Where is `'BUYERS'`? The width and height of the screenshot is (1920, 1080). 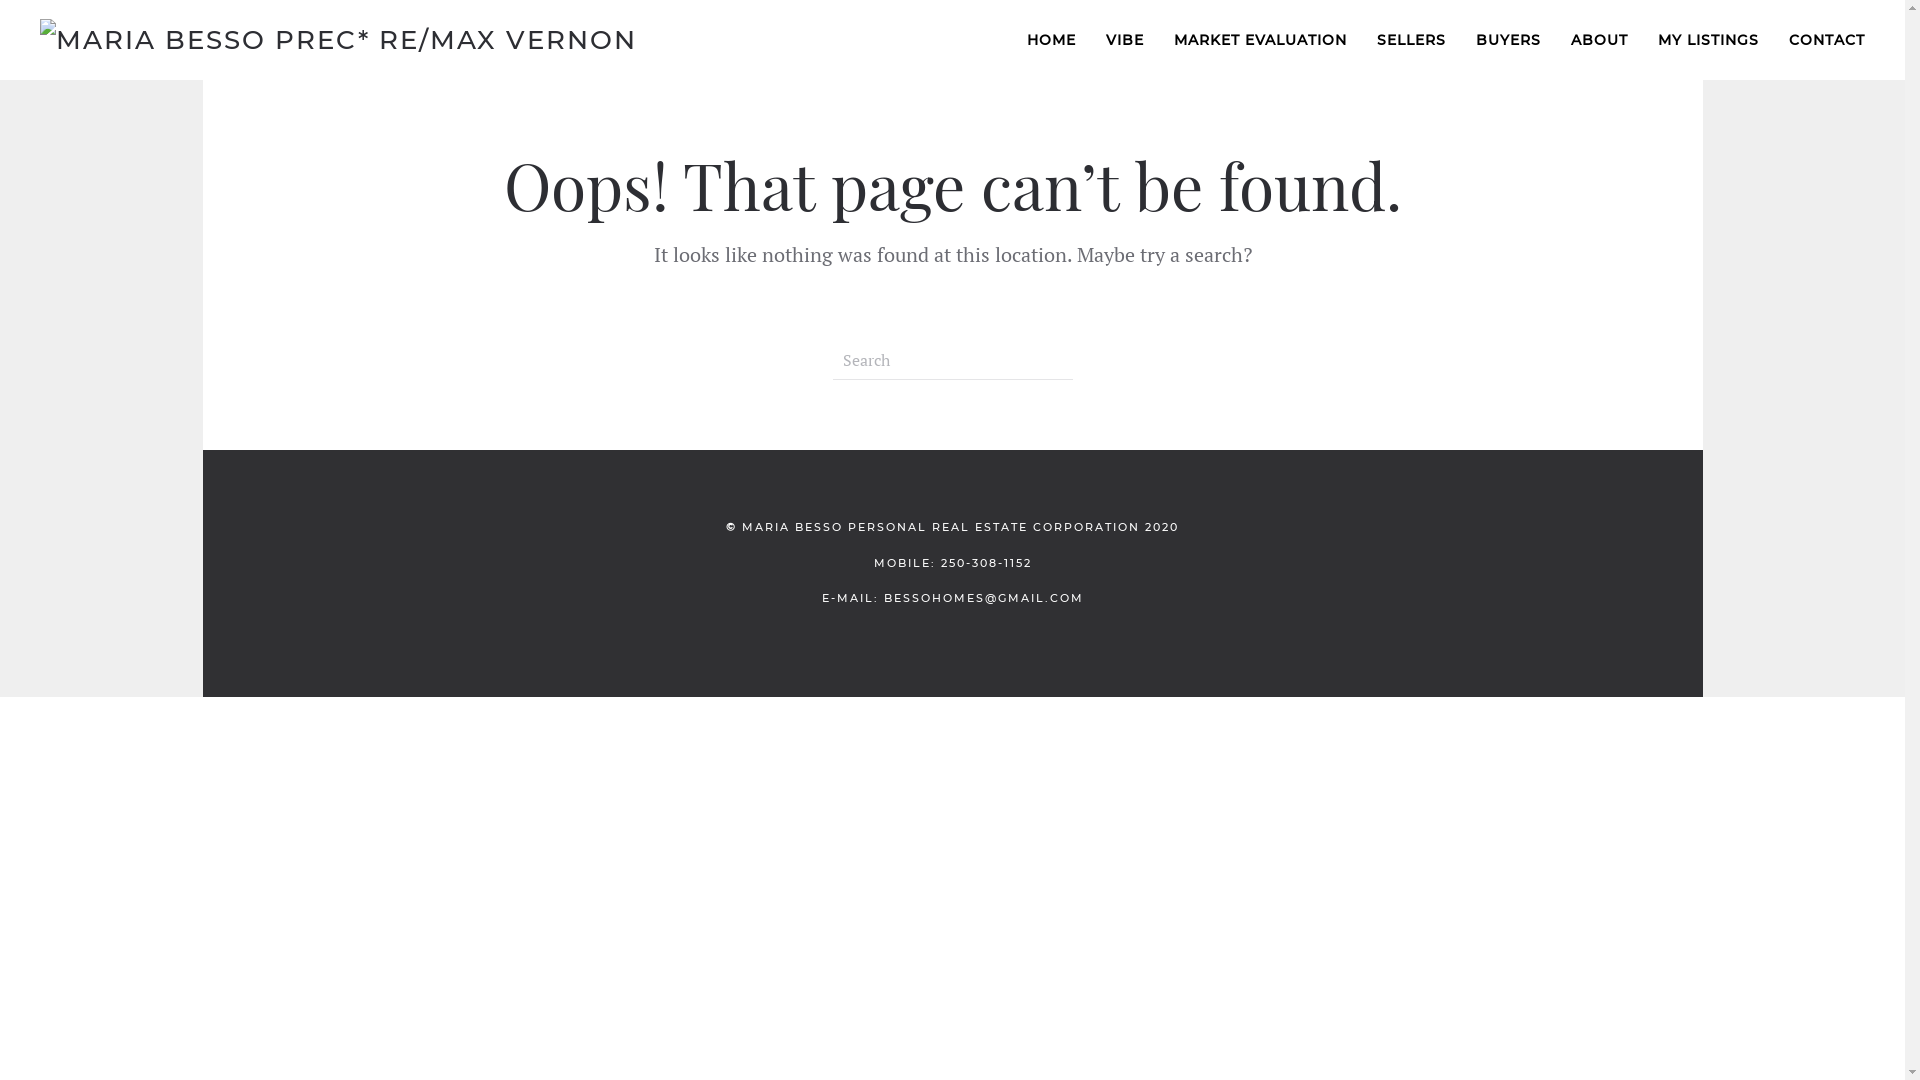
'BUYERS' is located at coordinates (1508, 39).